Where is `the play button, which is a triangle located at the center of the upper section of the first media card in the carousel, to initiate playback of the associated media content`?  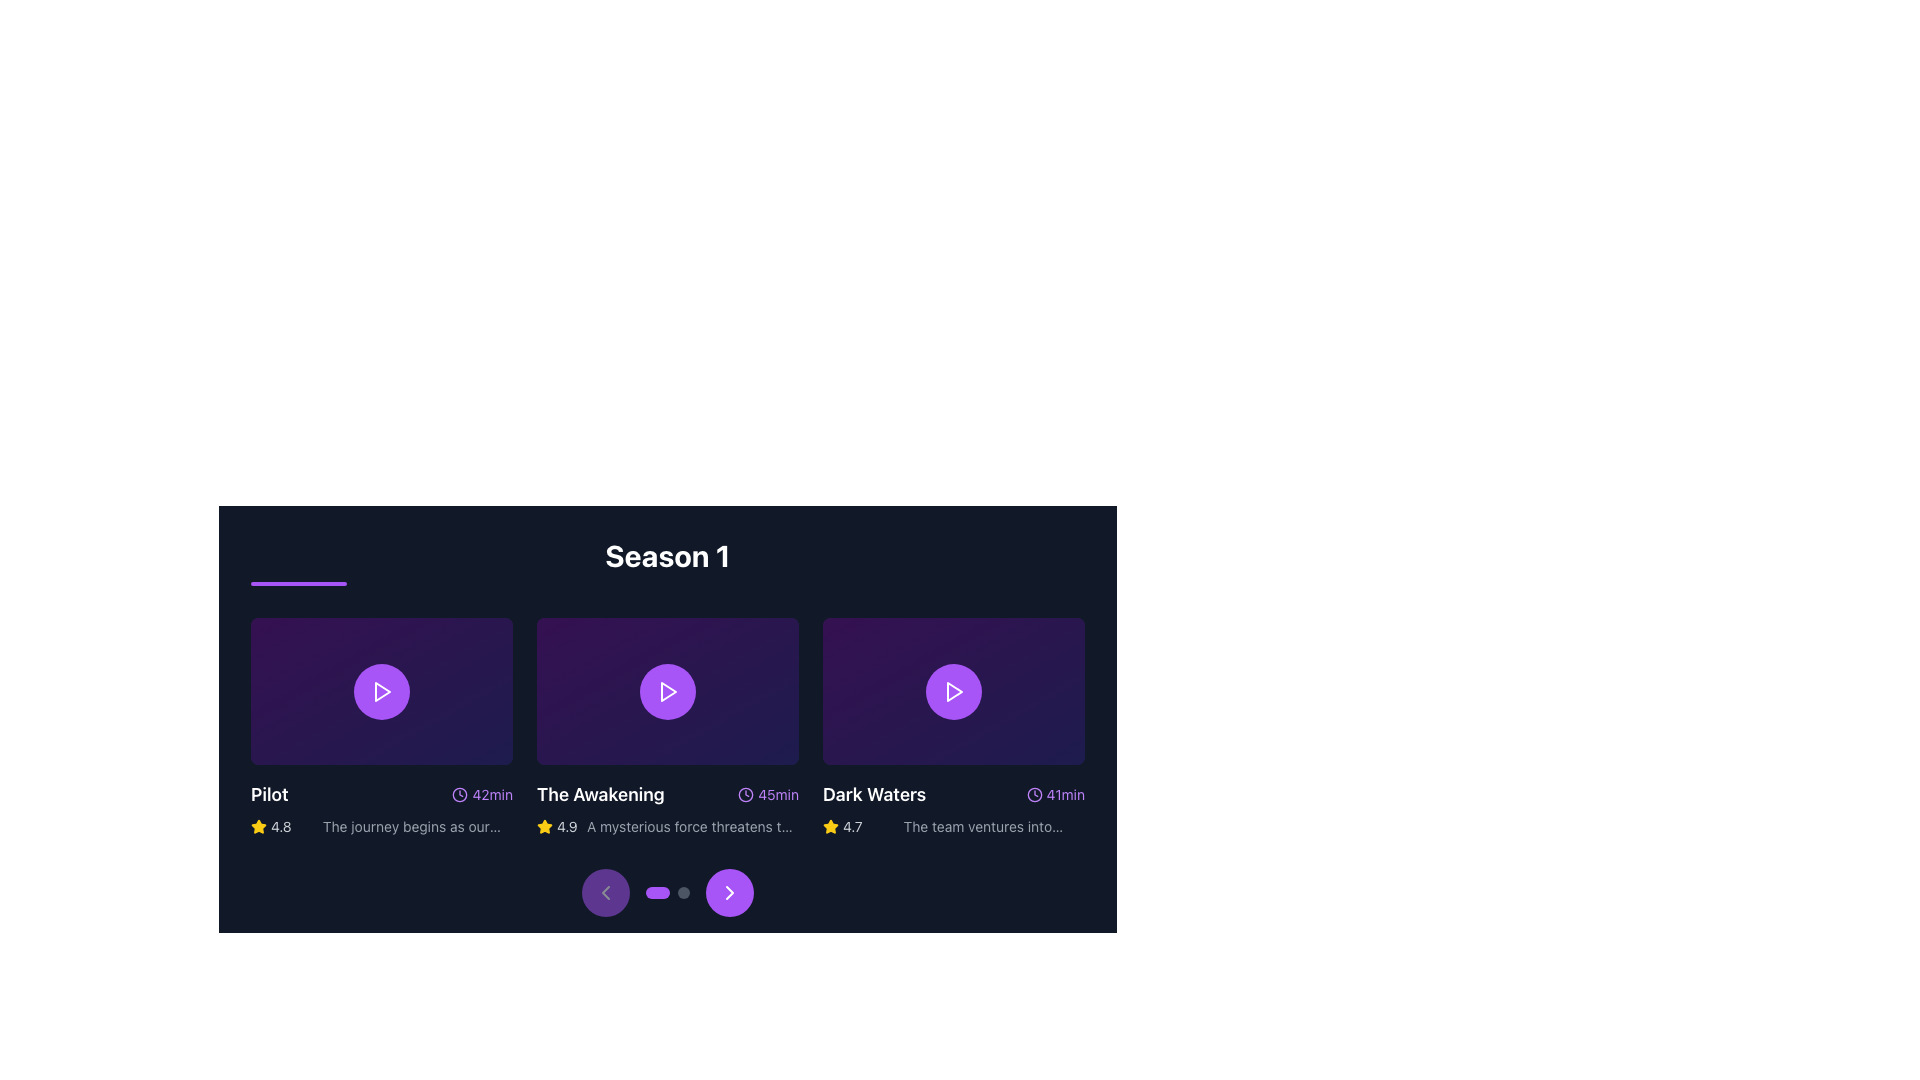 the play button, which is a triangle located at the center of the upper section of the first media card in the carousel, to initiate playback of the associated media content is located at coordinates (383, 689).